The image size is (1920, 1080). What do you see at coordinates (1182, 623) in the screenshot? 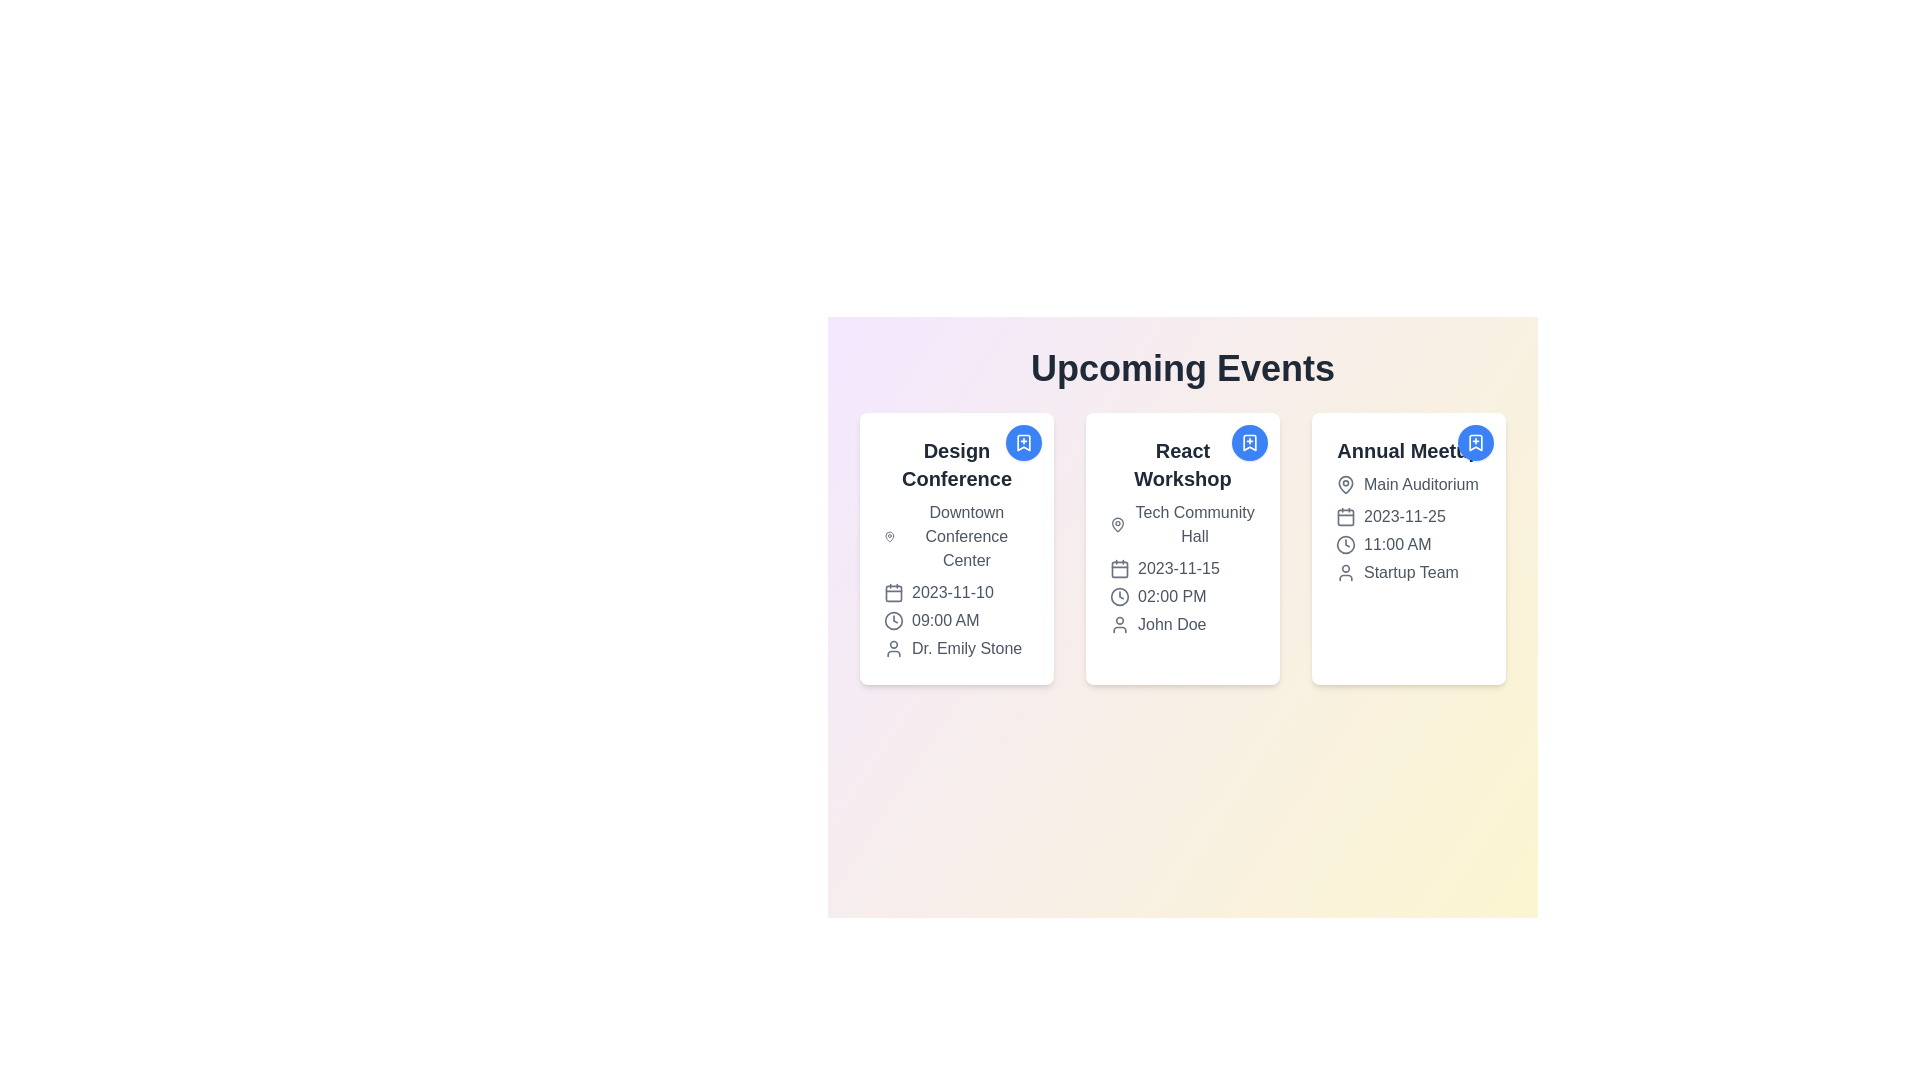
I see `the label 'John Doe' with a user icon, located at the bottom of the 'React Workshop' card, directly beneath '02:00 PM'` at bounding box center [1182, 623].